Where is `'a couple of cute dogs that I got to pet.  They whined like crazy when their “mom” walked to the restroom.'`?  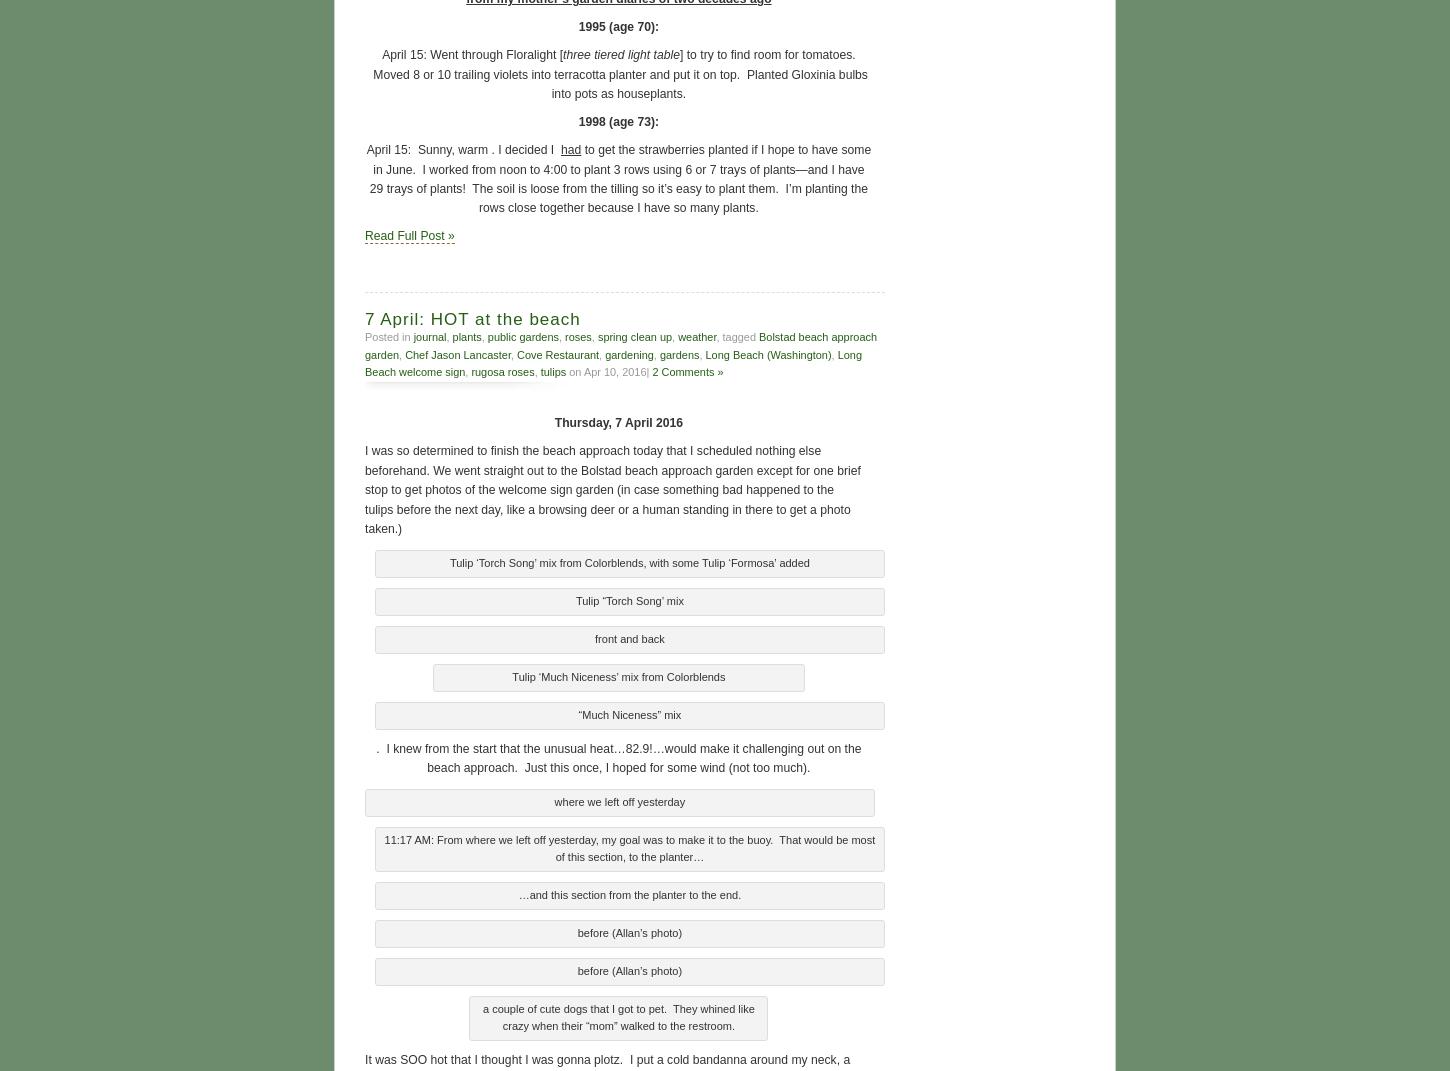
'a couple of cute dogs that I got to pet.  They whined like crazy when their “mom” walked to the restroom.' is located at coordinates (616, 1014).